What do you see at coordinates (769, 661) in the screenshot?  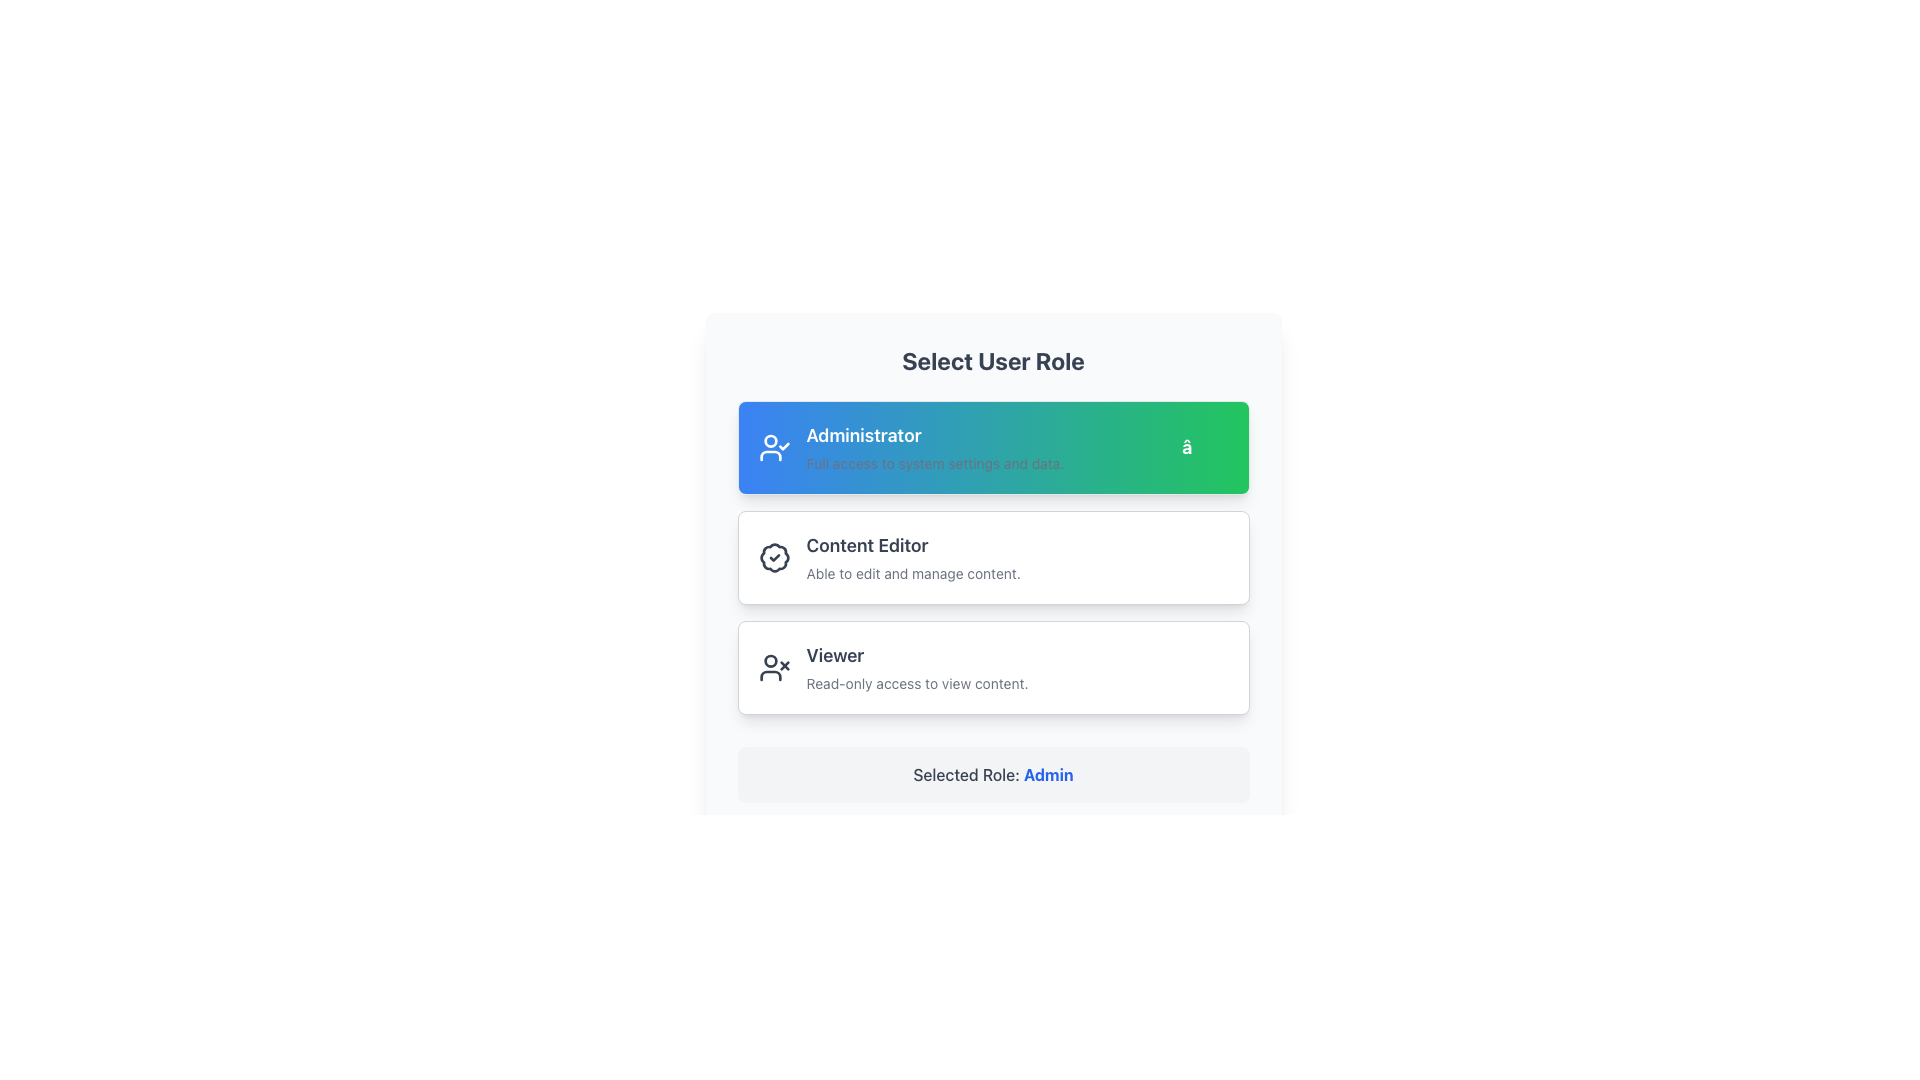 I see `the circular component of the 'Viewer' user role icon in the user role selection panel` at bounding box center [769, 661].